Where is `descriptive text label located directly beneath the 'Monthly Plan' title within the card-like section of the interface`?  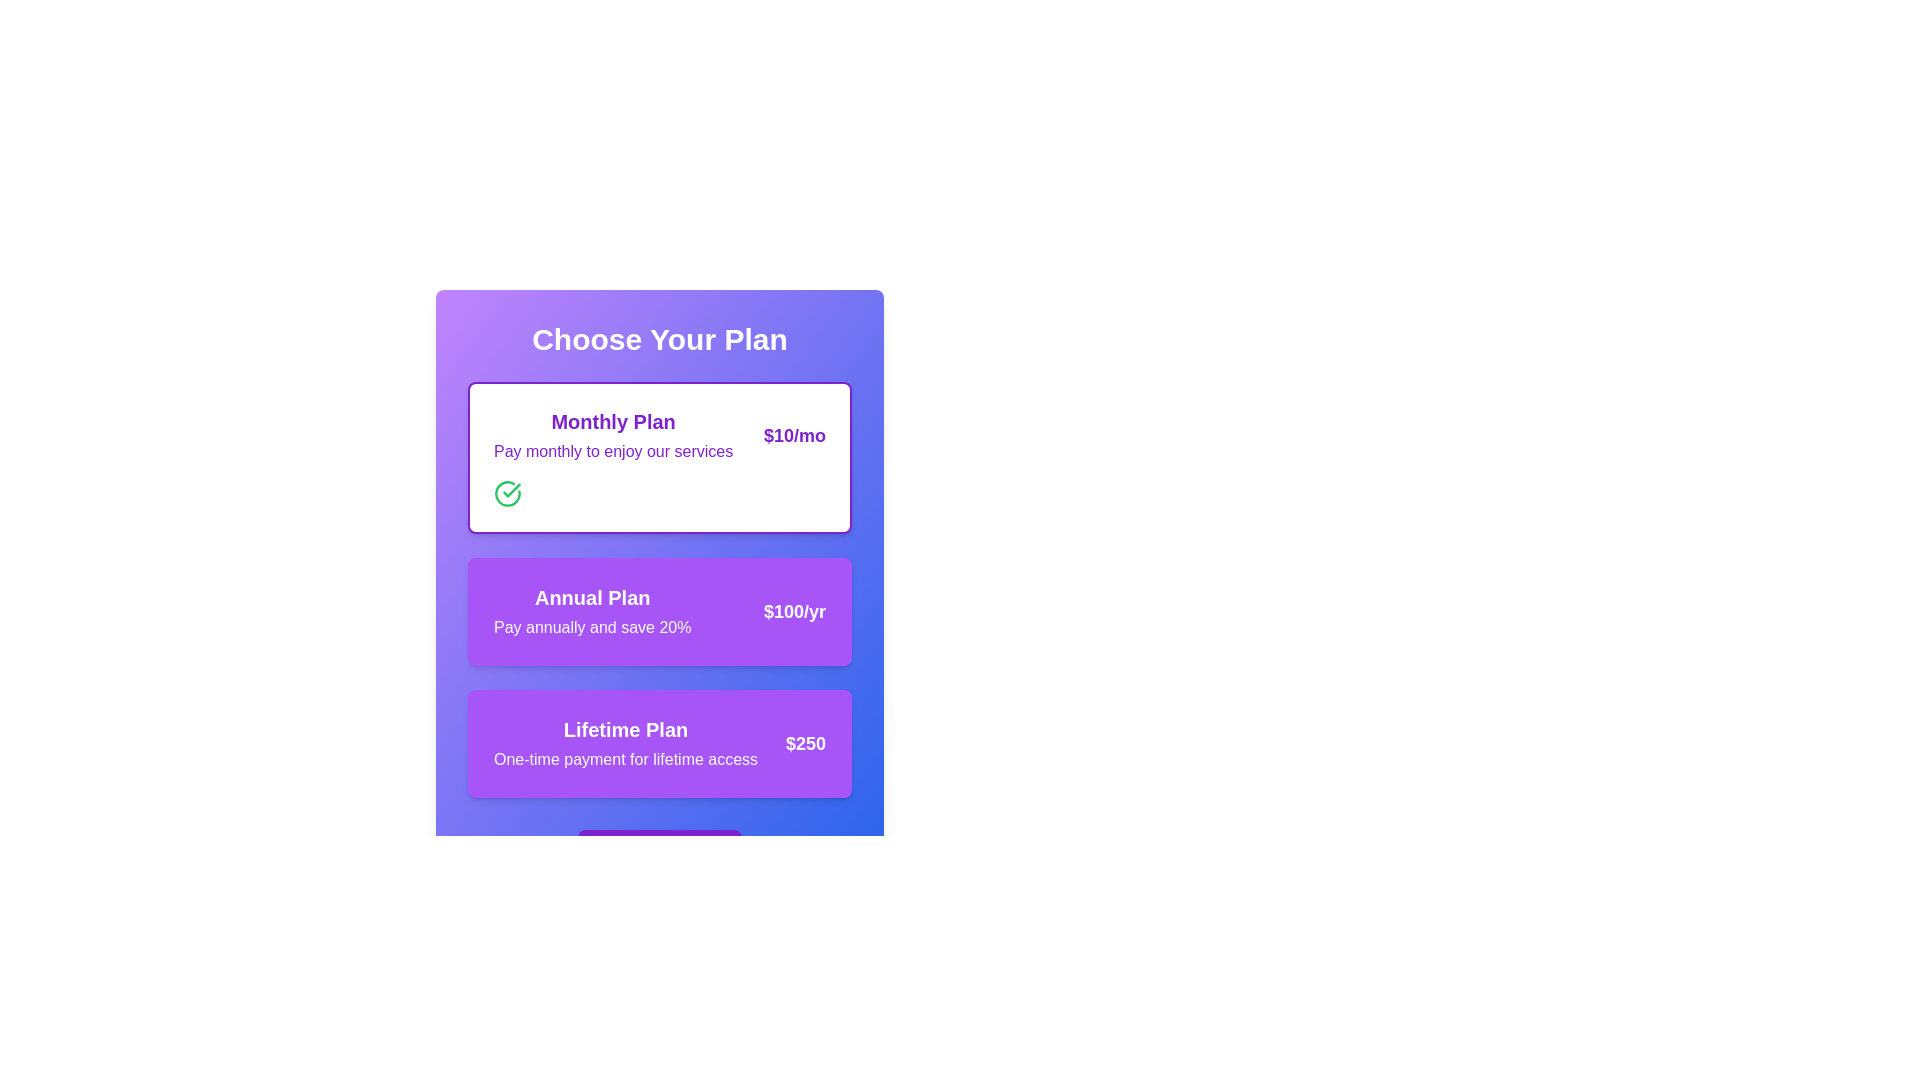 descriptive text label located directly beneath the 'Monthly Plan' title within the card-like section of the interface is located at coordinates (612, 451).